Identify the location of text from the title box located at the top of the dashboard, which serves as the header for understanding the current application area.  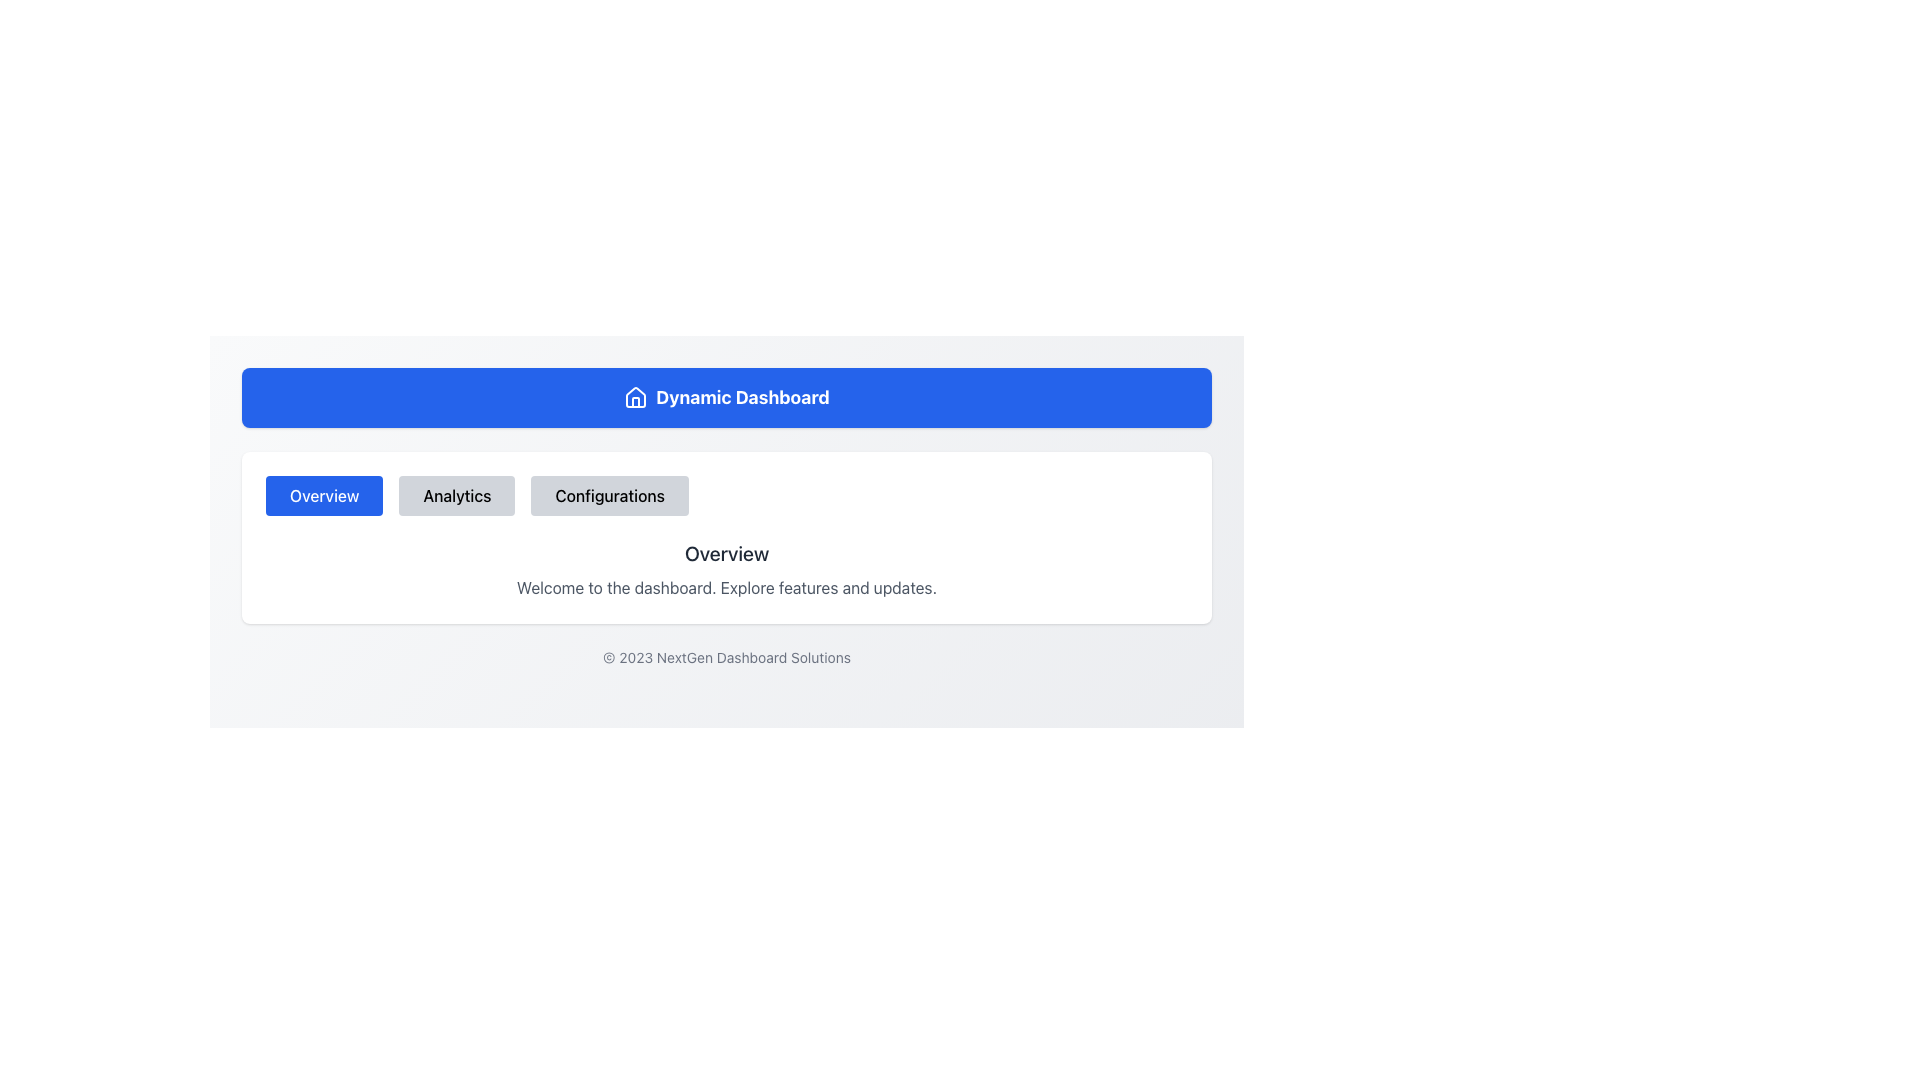
(725, 397).